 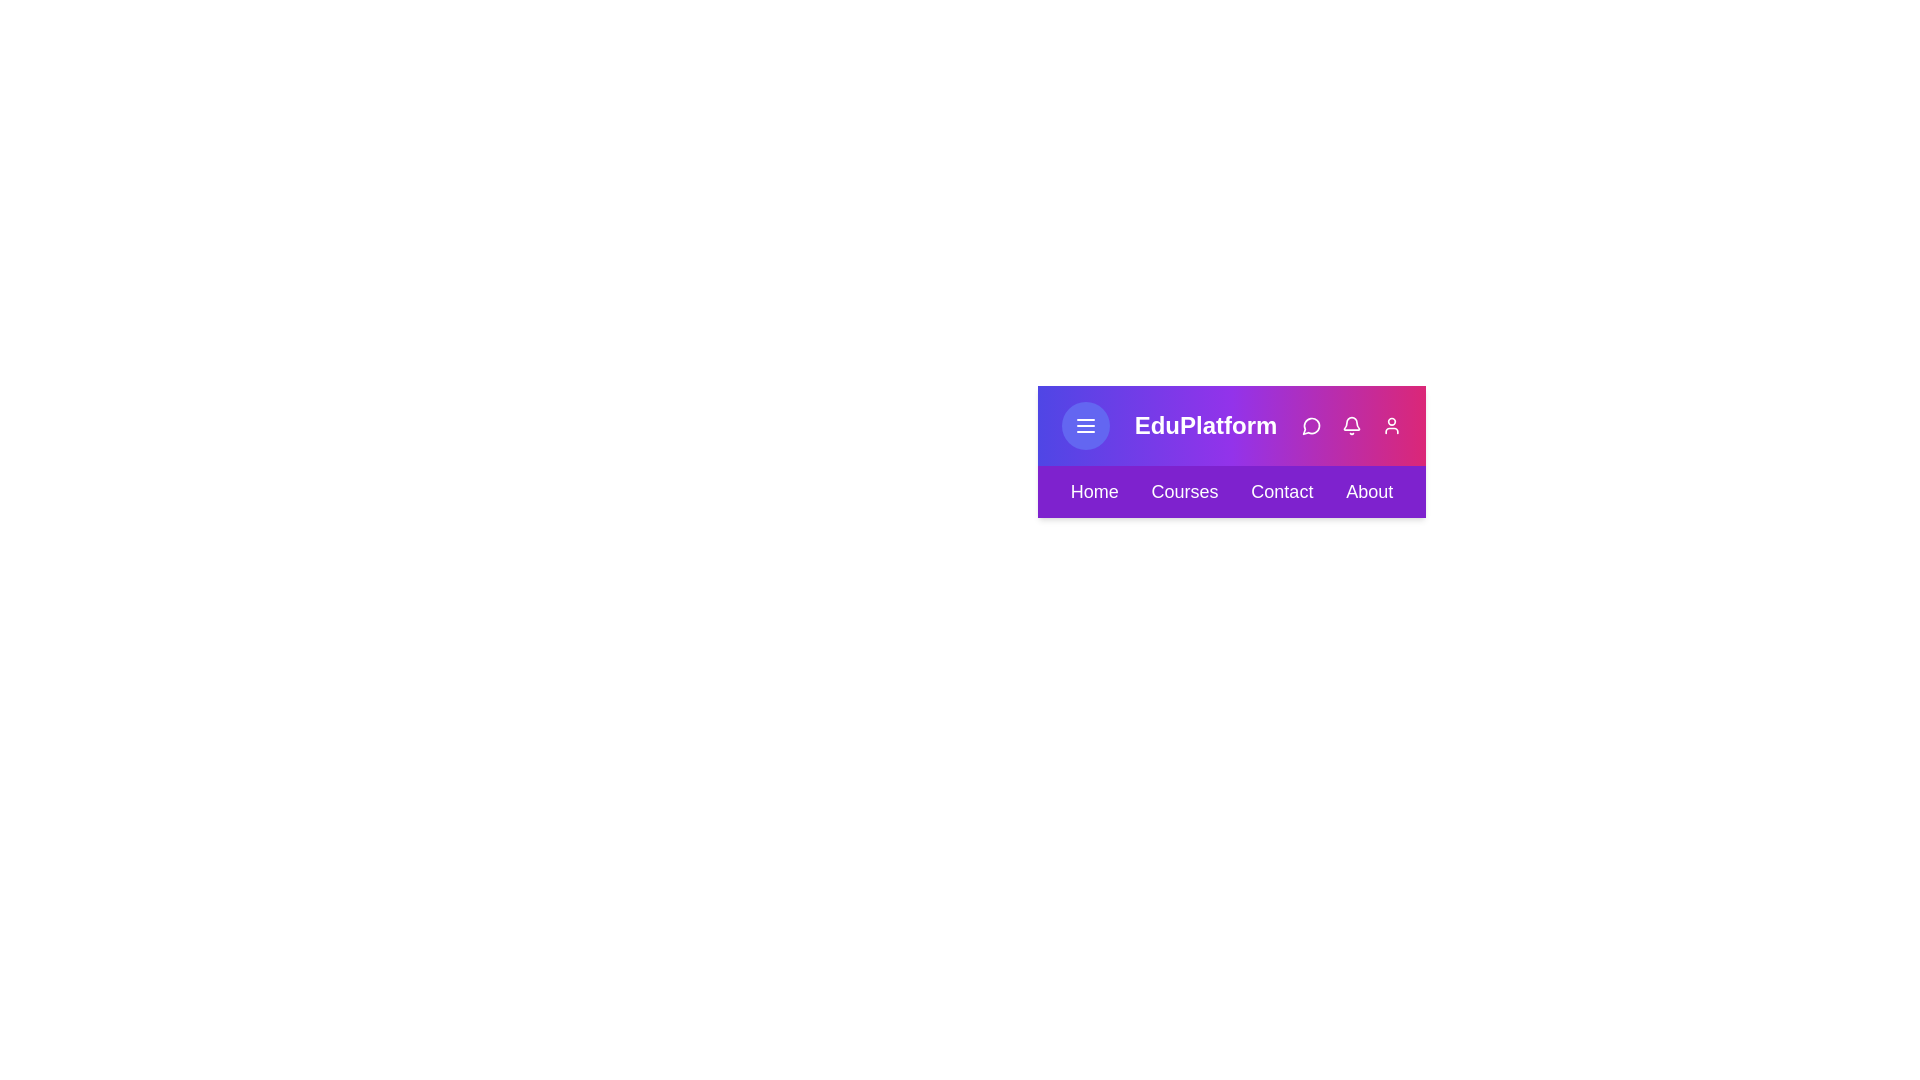 What do you see at coordinates (1084, 424) in the screenshot?
I see `the menu button to toggle the navigation menu visibility` at bounding box center [1084, 424].